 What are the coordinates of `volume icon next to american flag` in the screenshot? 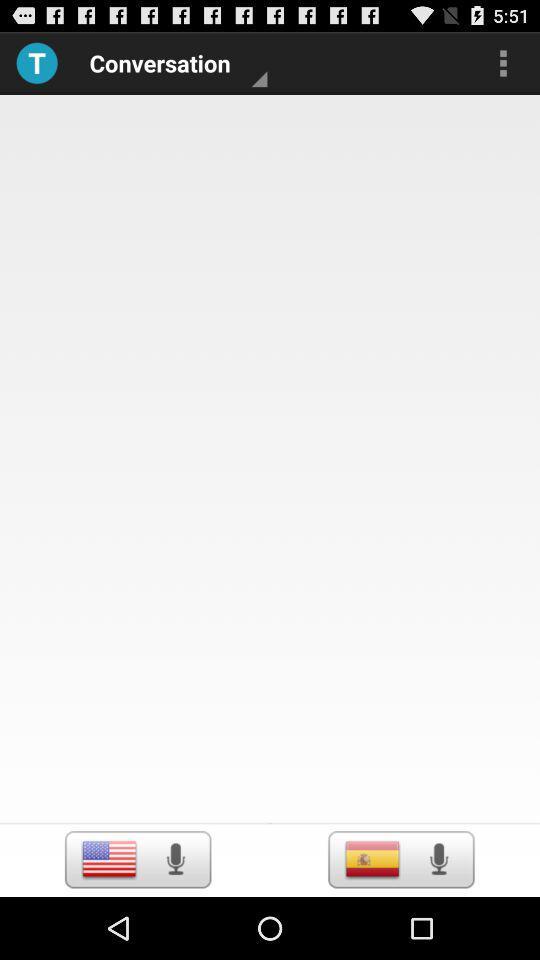 It's located at (175, 858).